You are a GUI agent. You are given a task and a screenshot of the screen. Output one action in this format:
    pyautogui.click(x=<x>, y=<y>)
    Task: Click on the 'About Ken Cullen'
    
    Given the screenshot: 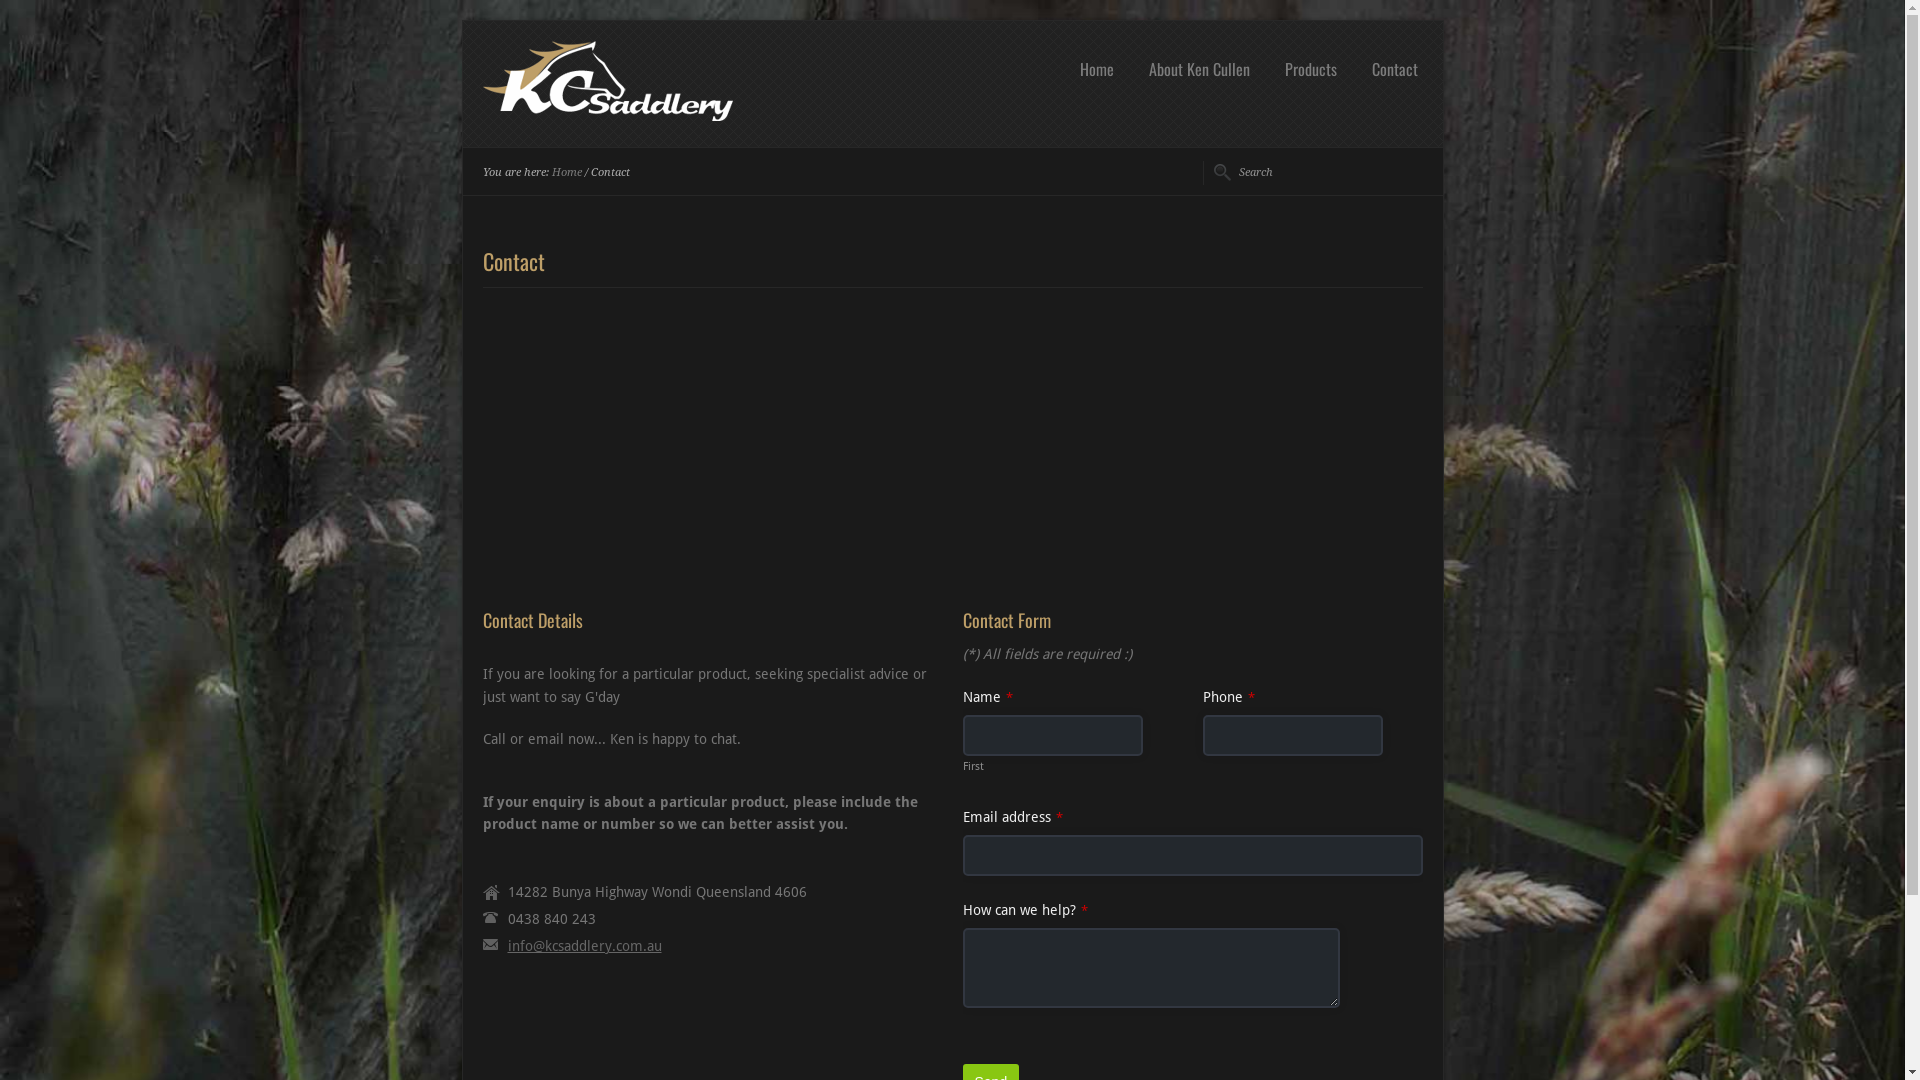 What is the action you would take?
    pyautogui.click(x=1199, y=68)
    